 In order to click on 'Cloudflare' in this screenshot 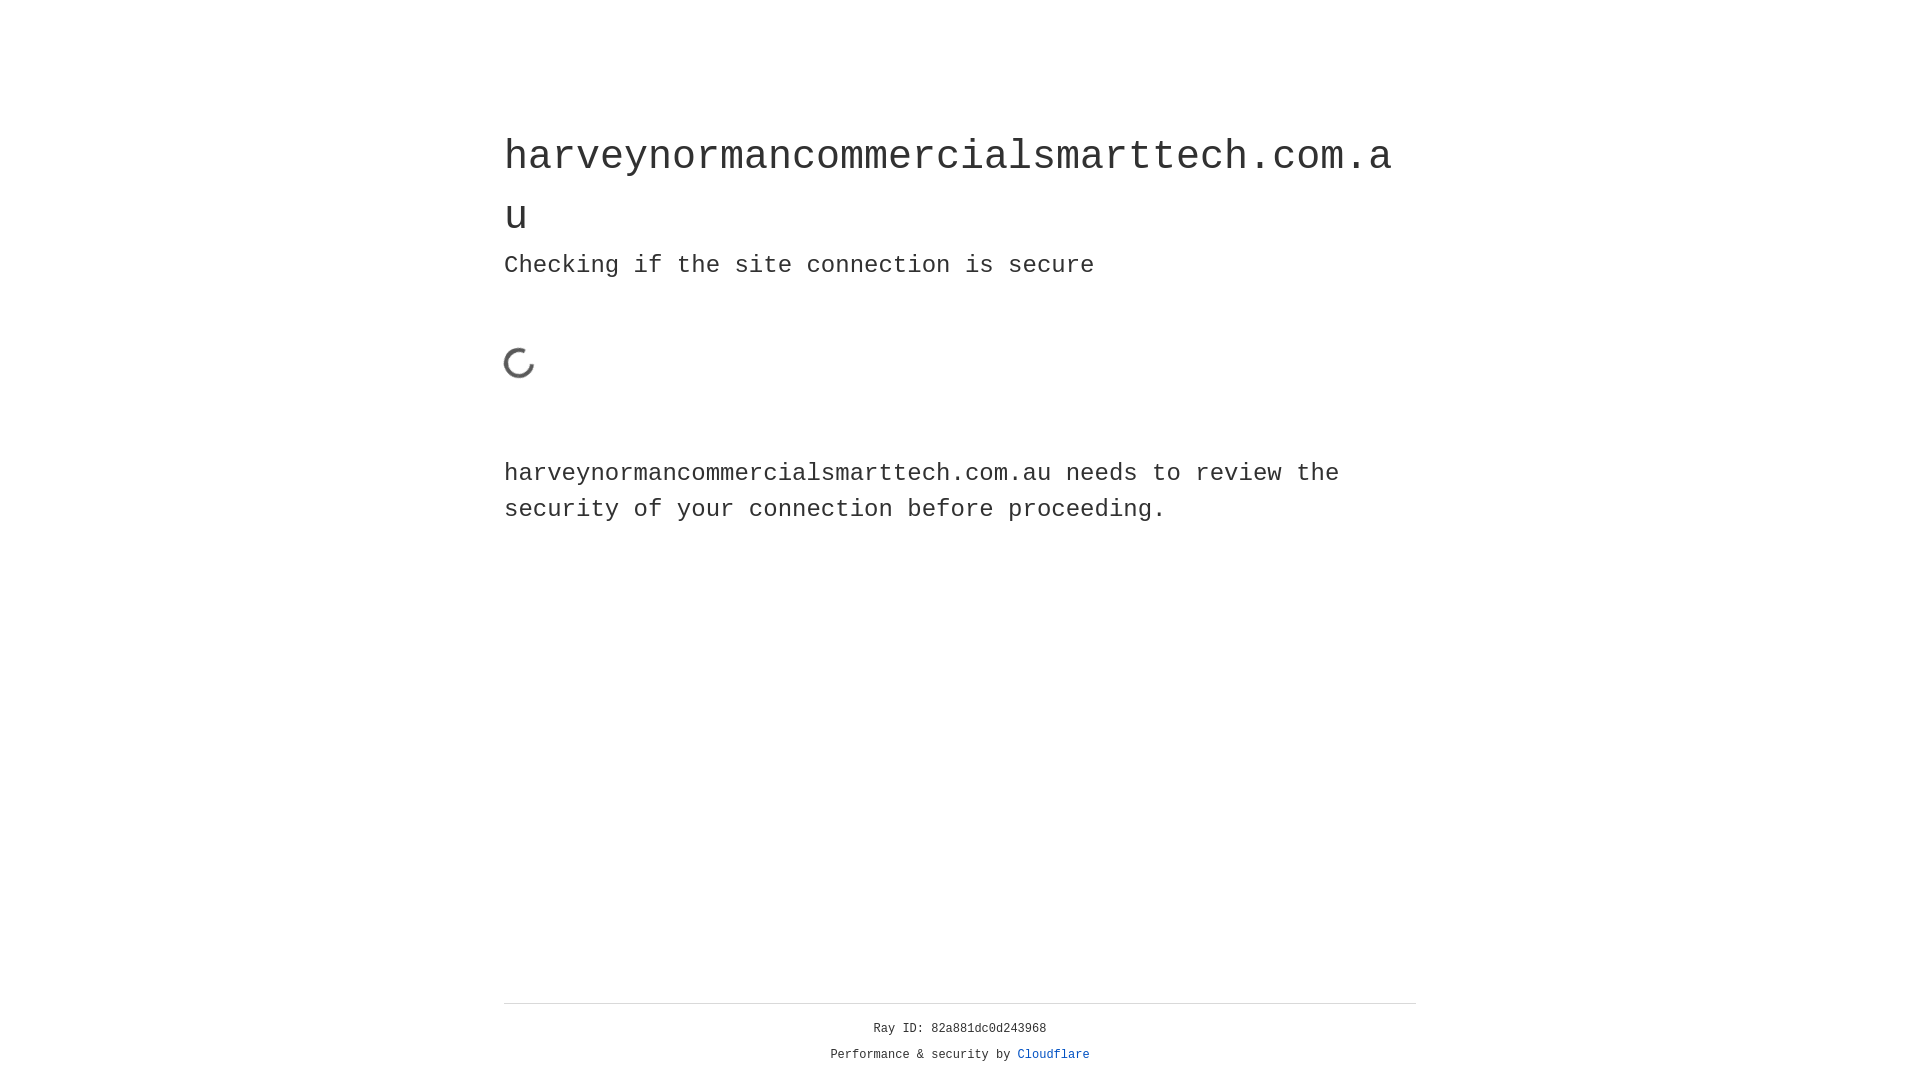, I will do `click(1017, 1054)`.